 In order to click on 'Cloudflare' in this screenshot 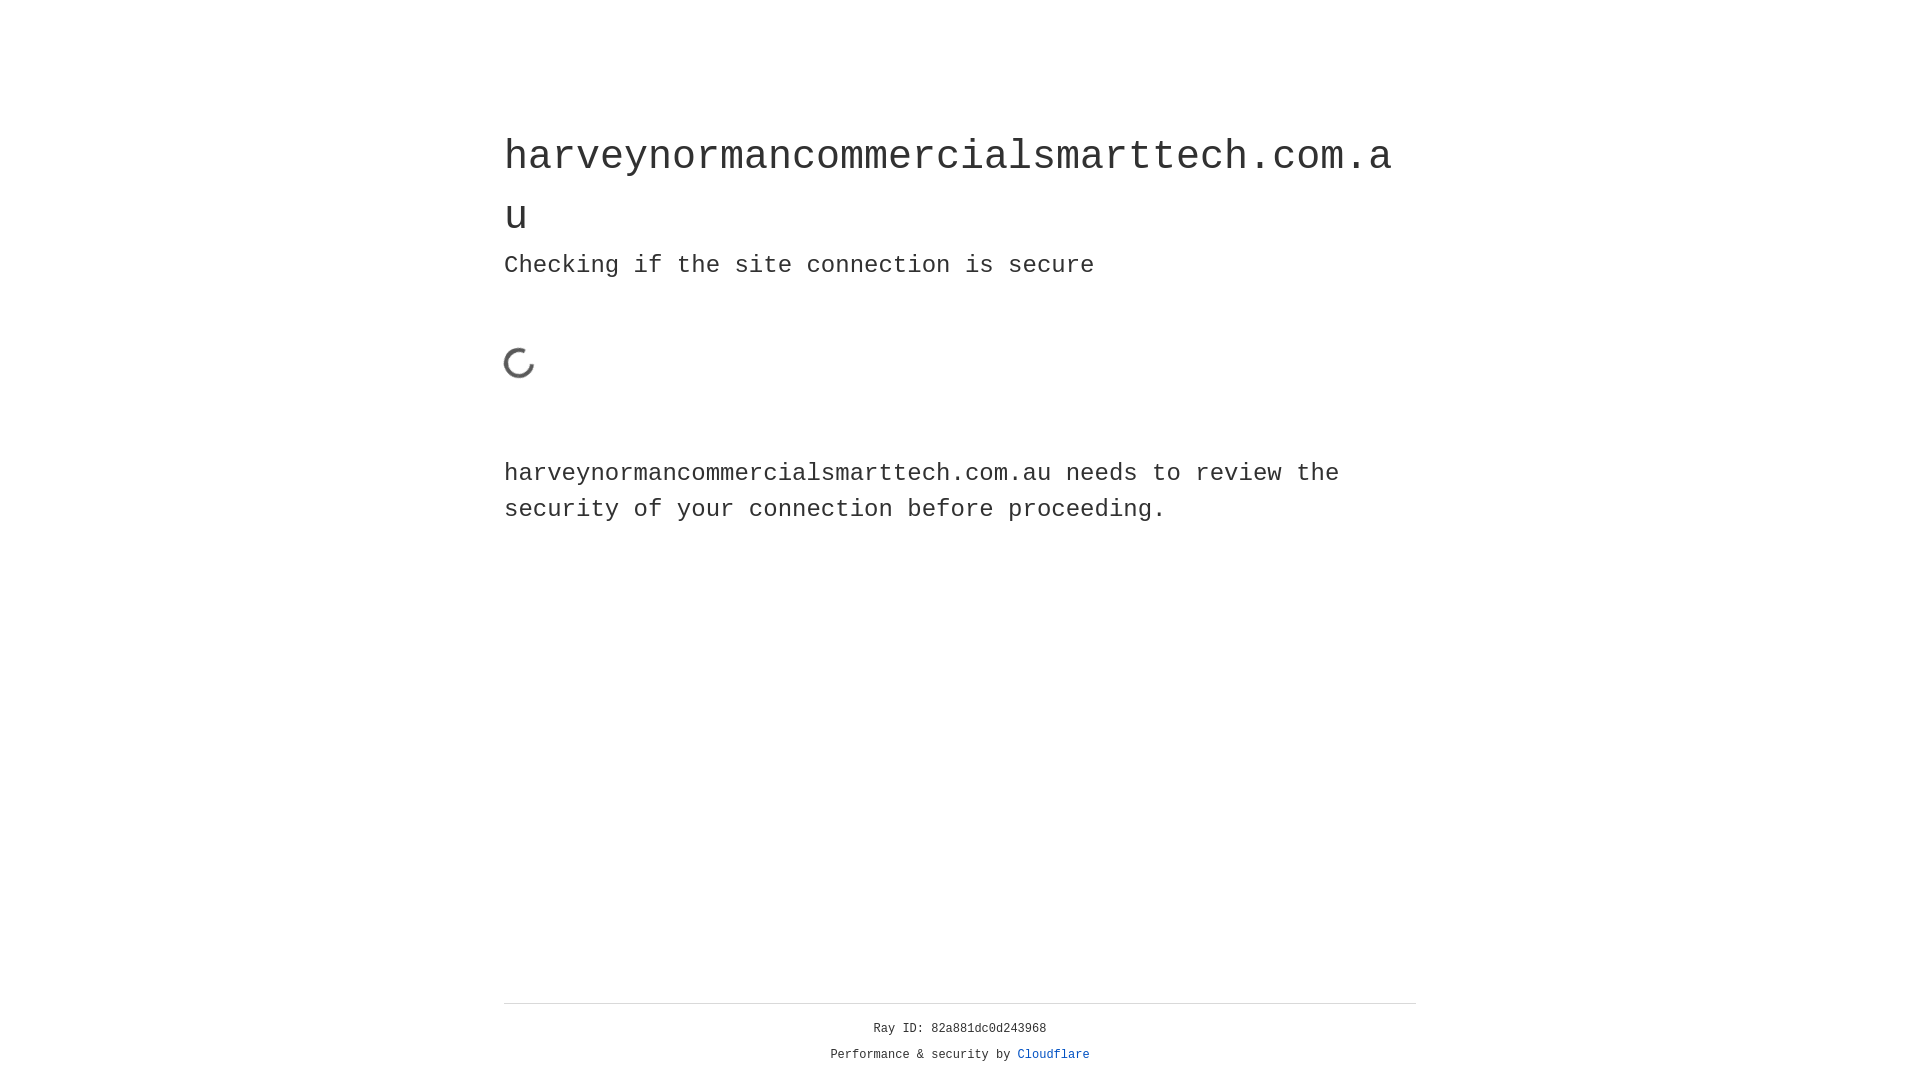, I will do `click(1017, 1054)`.